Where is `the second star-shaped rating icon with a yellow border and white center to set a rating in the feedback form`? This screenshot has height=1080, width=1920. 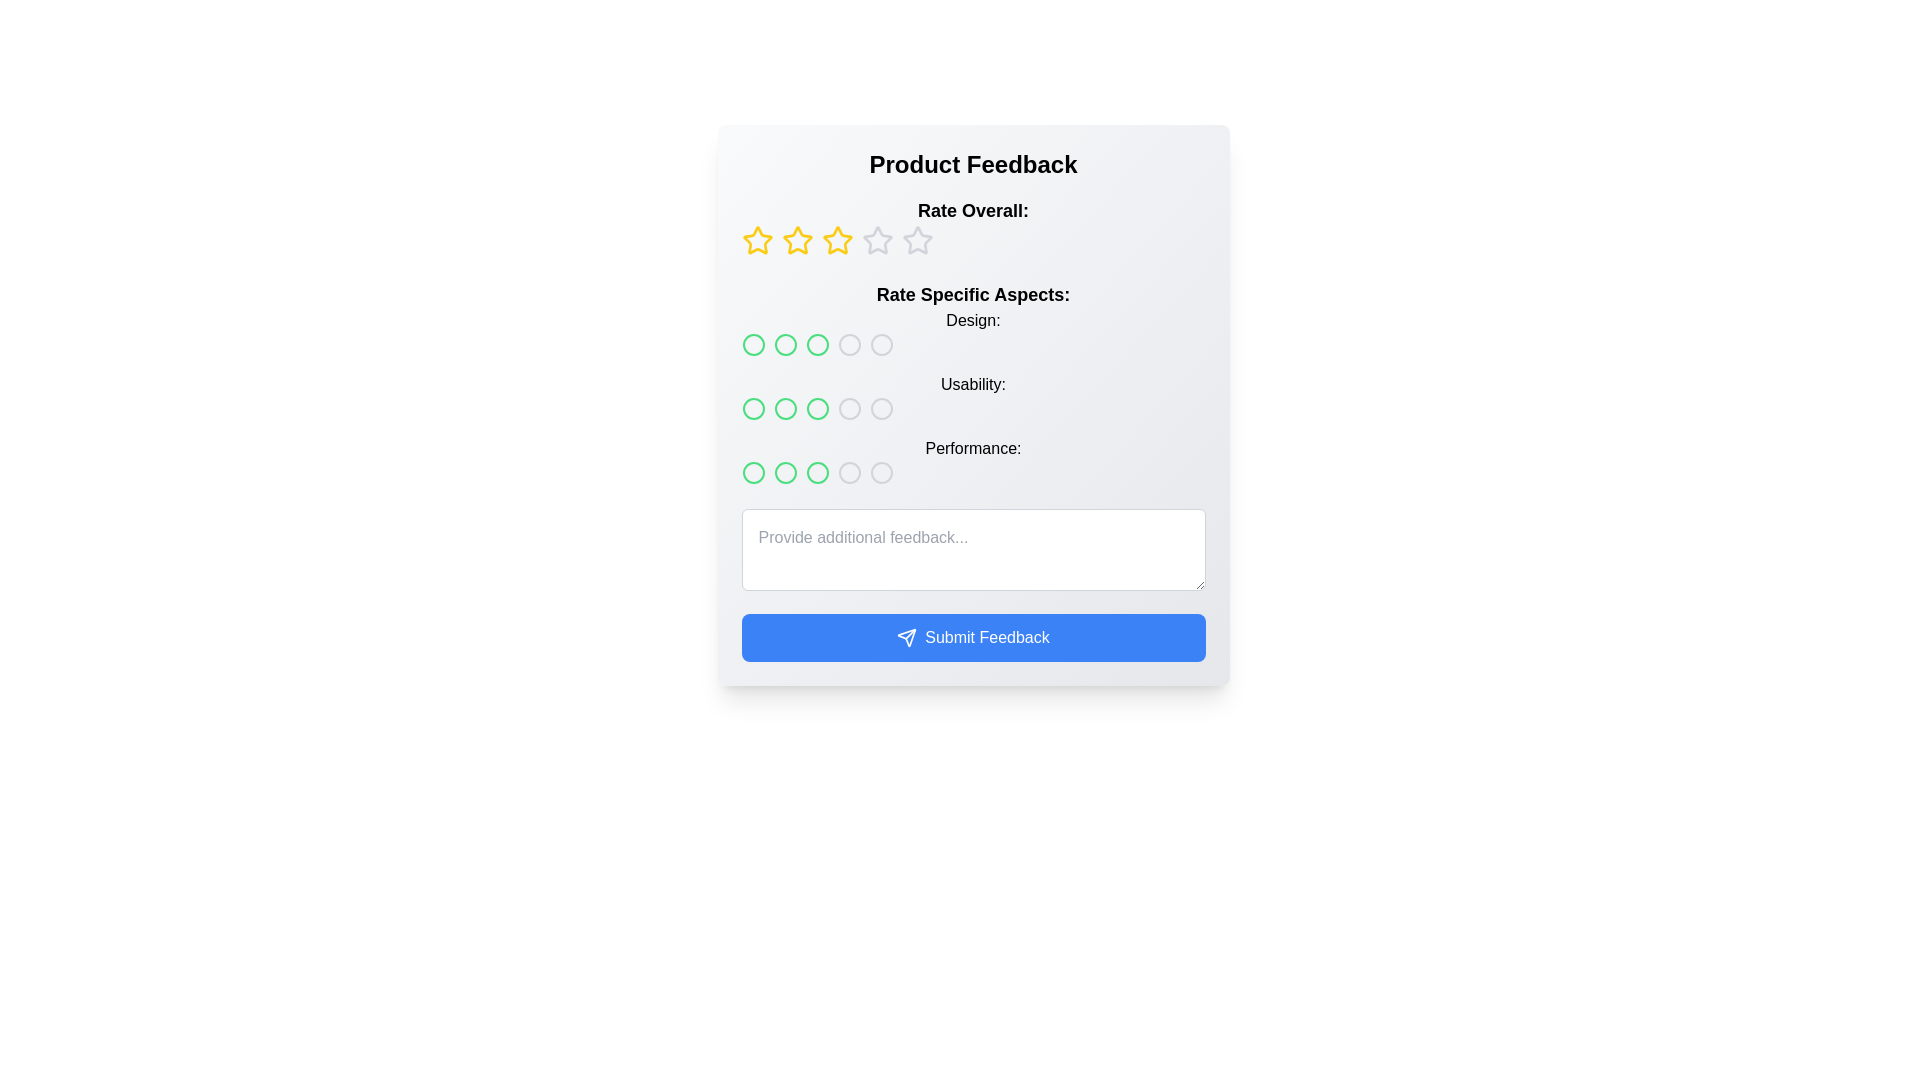
the second star-shaped rating icon with a yellow border and white center to set a rating in the feedback form is located at coordinates (796, 239).